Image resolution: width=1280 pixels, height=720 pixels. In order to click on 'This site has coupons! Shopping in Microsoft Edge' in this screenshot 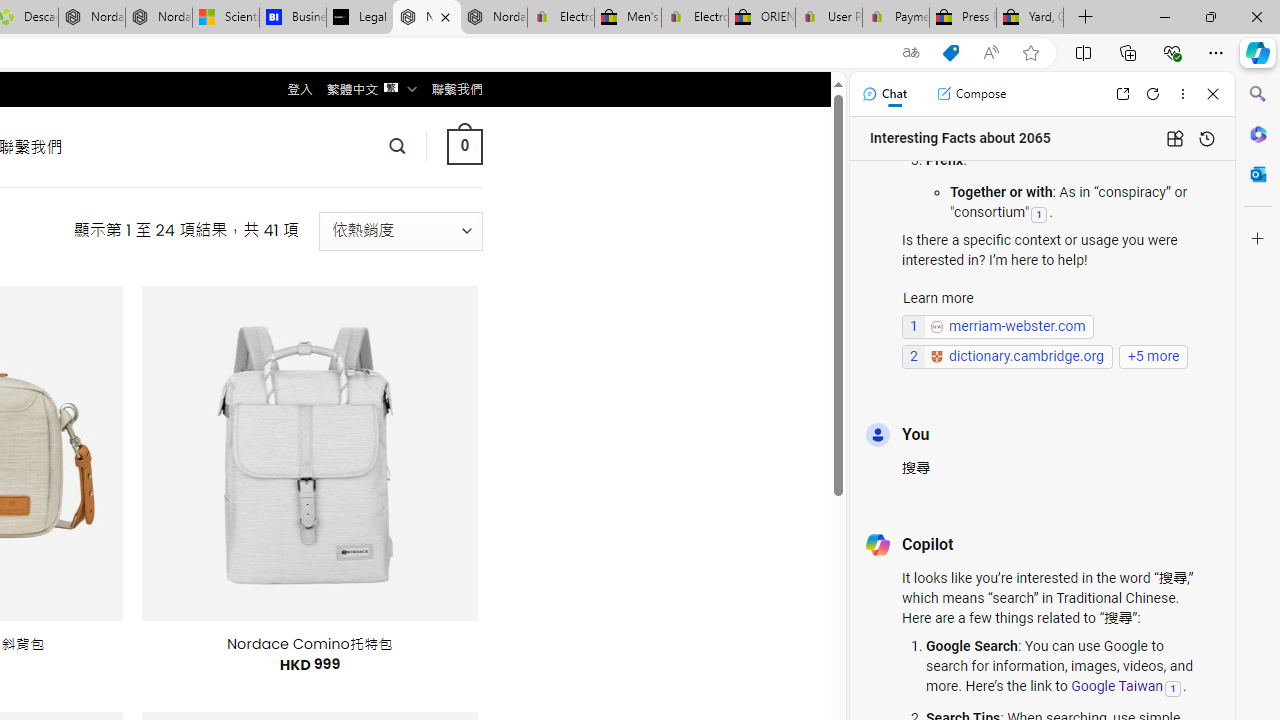, I will do `click(950, 52)`.